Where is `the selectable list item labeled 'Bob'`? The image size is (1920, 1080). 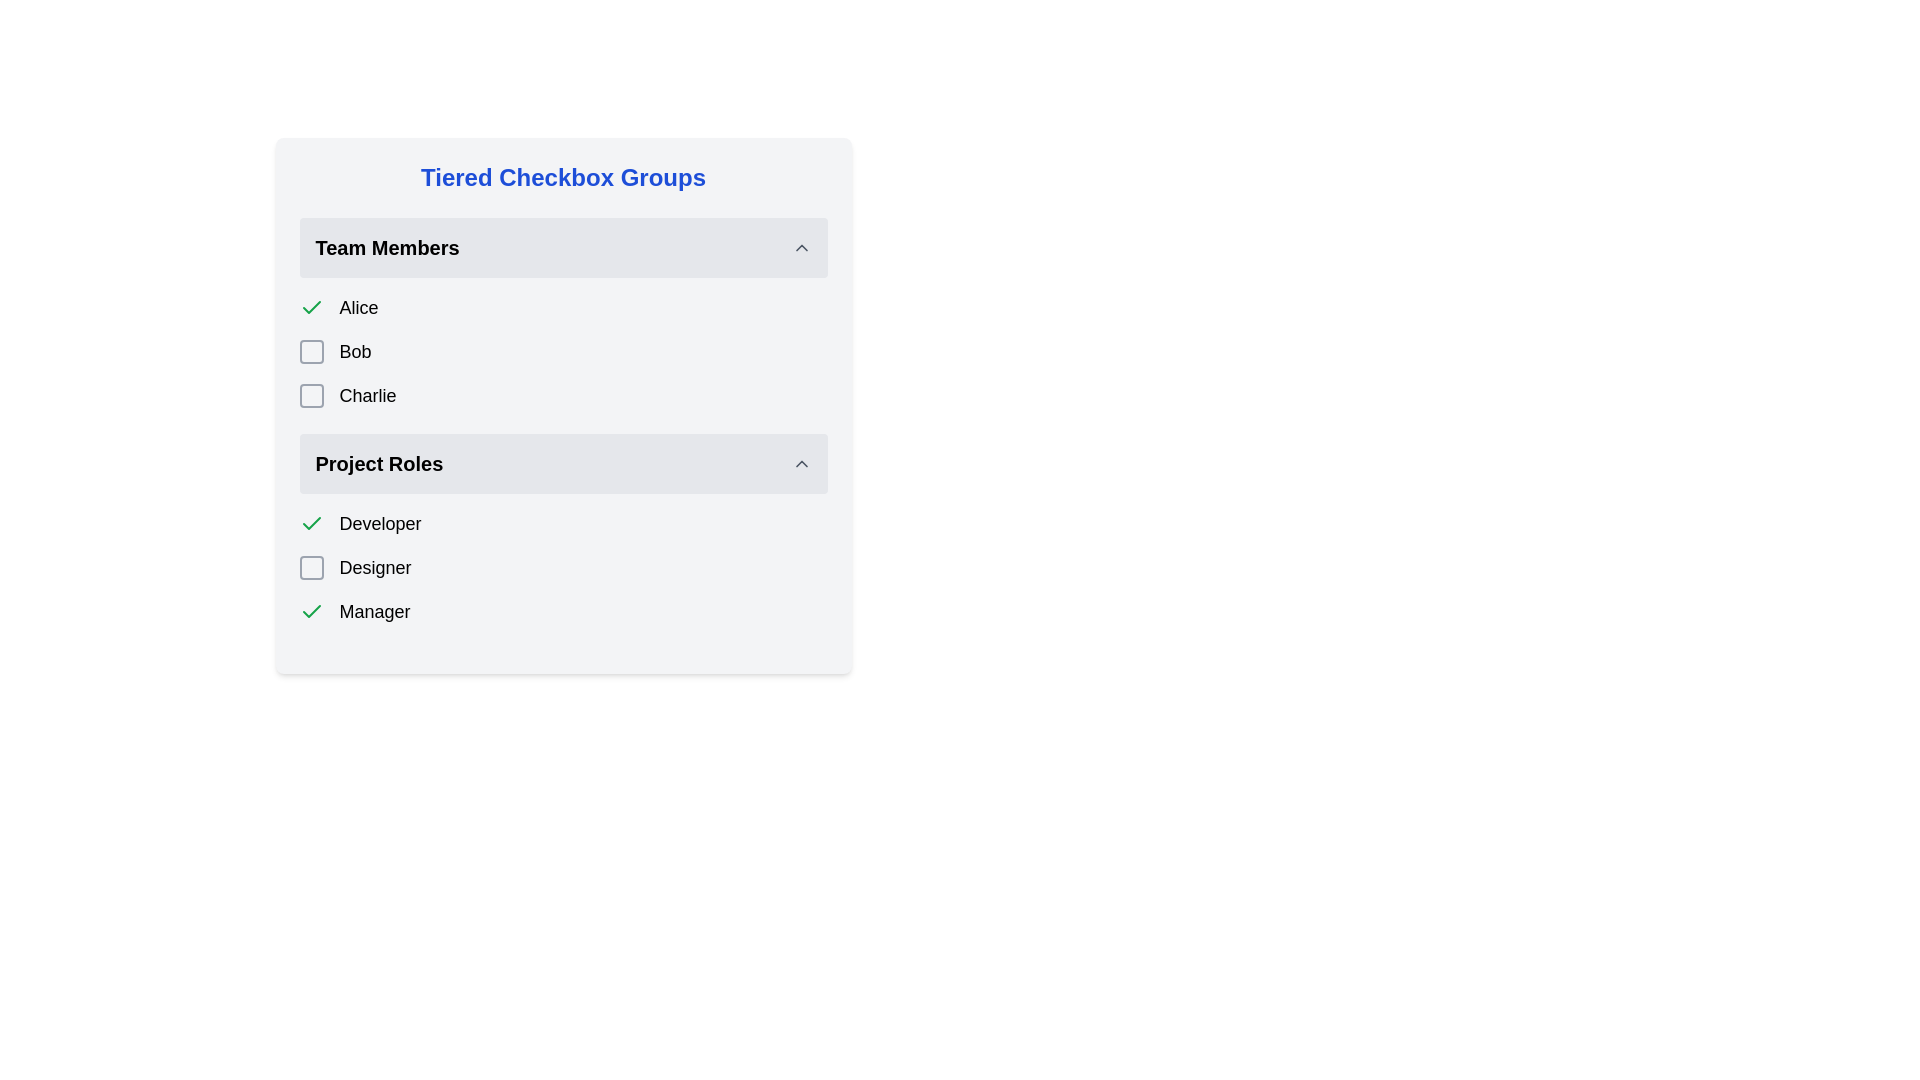 the selectable list item labeled 'Bob' is located at coordinates (562, 350).